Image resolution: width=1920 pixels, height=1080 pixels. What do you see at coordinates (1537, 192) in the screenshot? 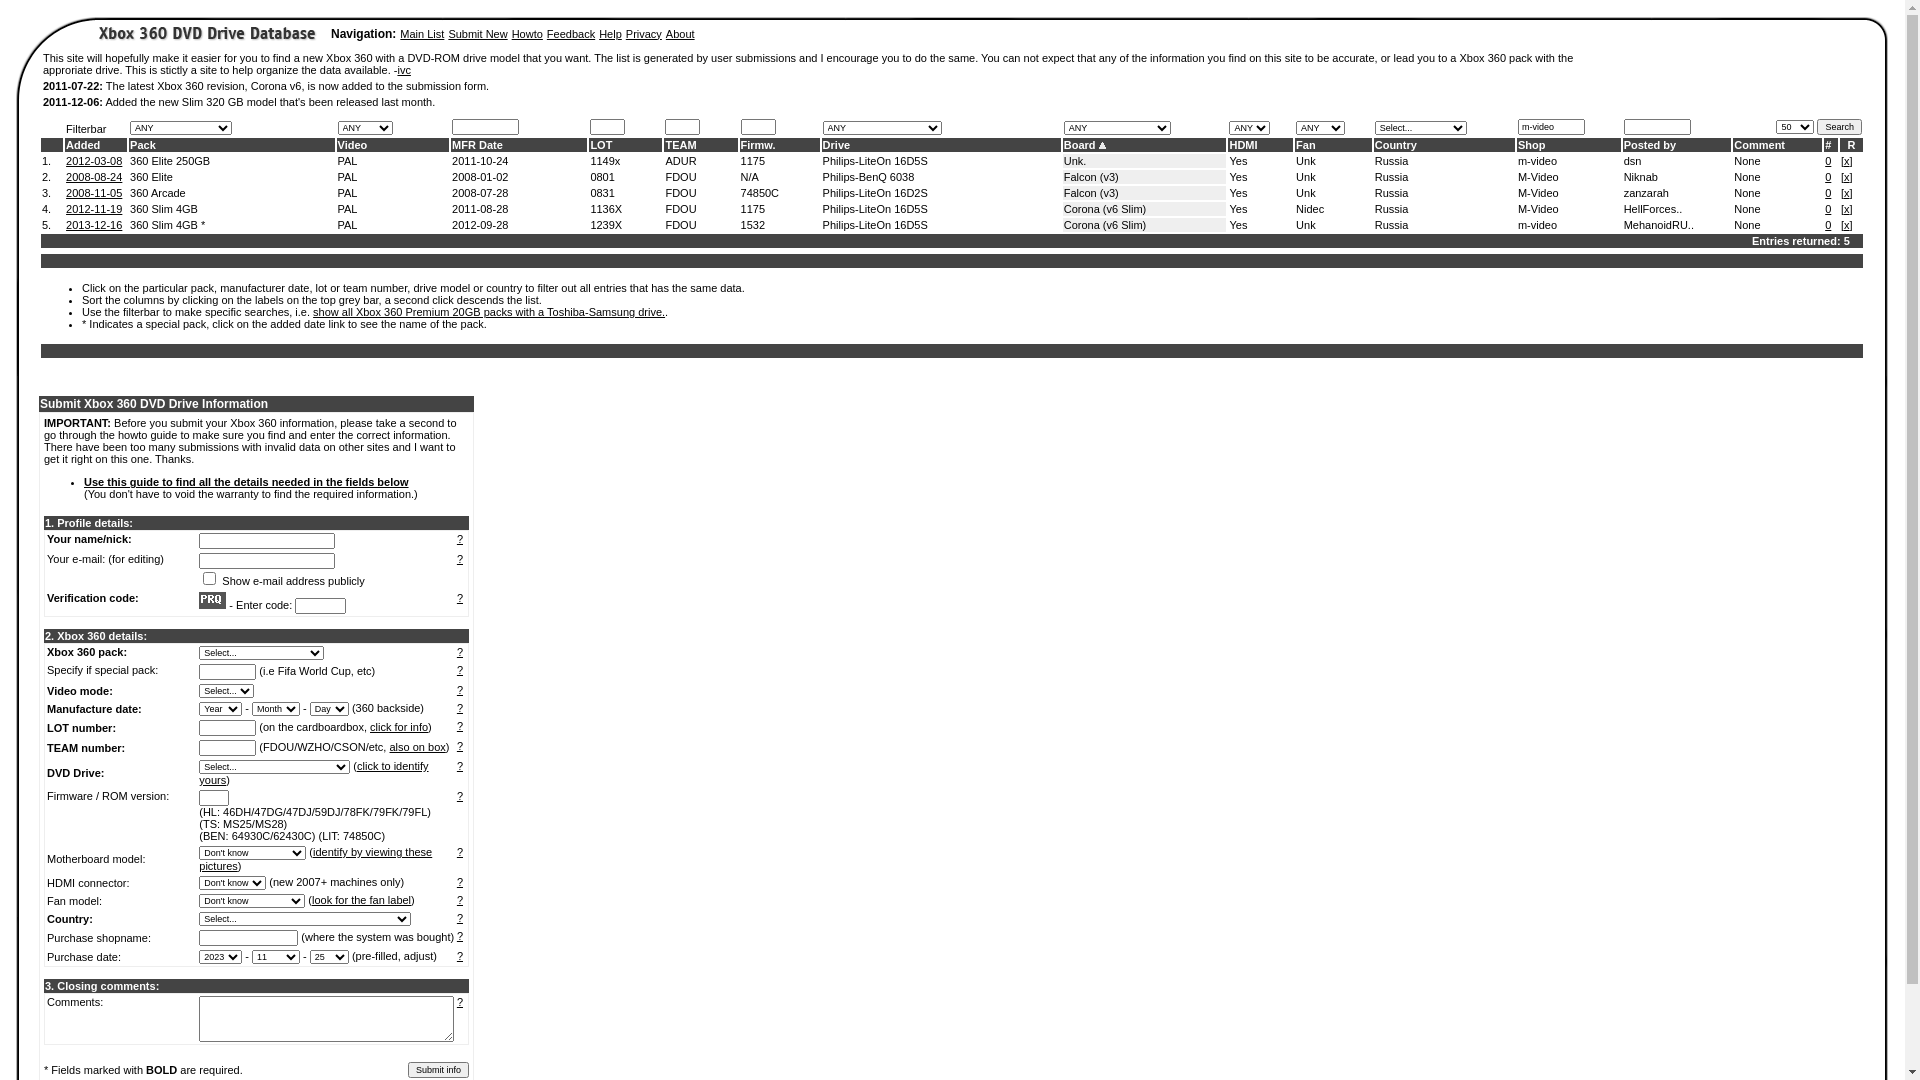
I see `'M-Video'` at bounding box center [1537, 192].